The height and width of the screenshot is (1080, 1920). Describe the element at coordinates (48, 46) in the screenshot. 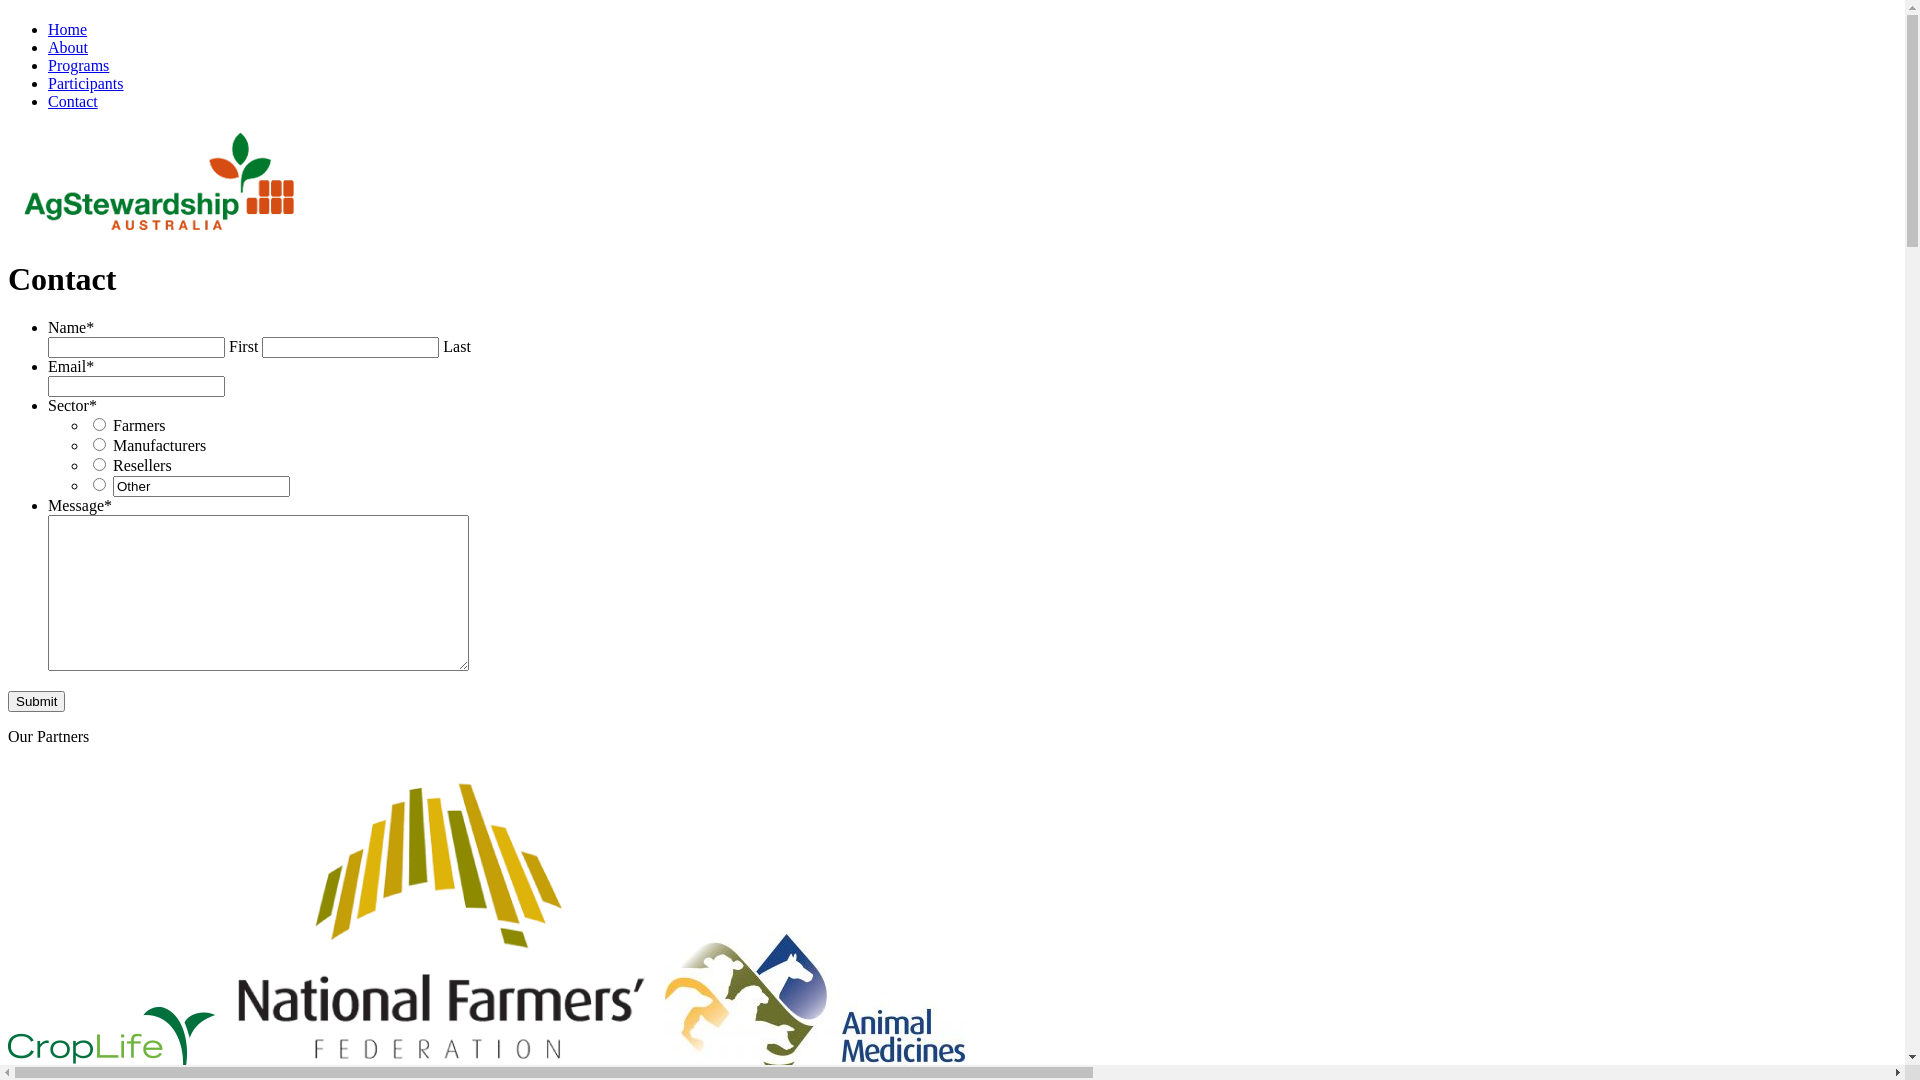

I see `'About'` at that location.